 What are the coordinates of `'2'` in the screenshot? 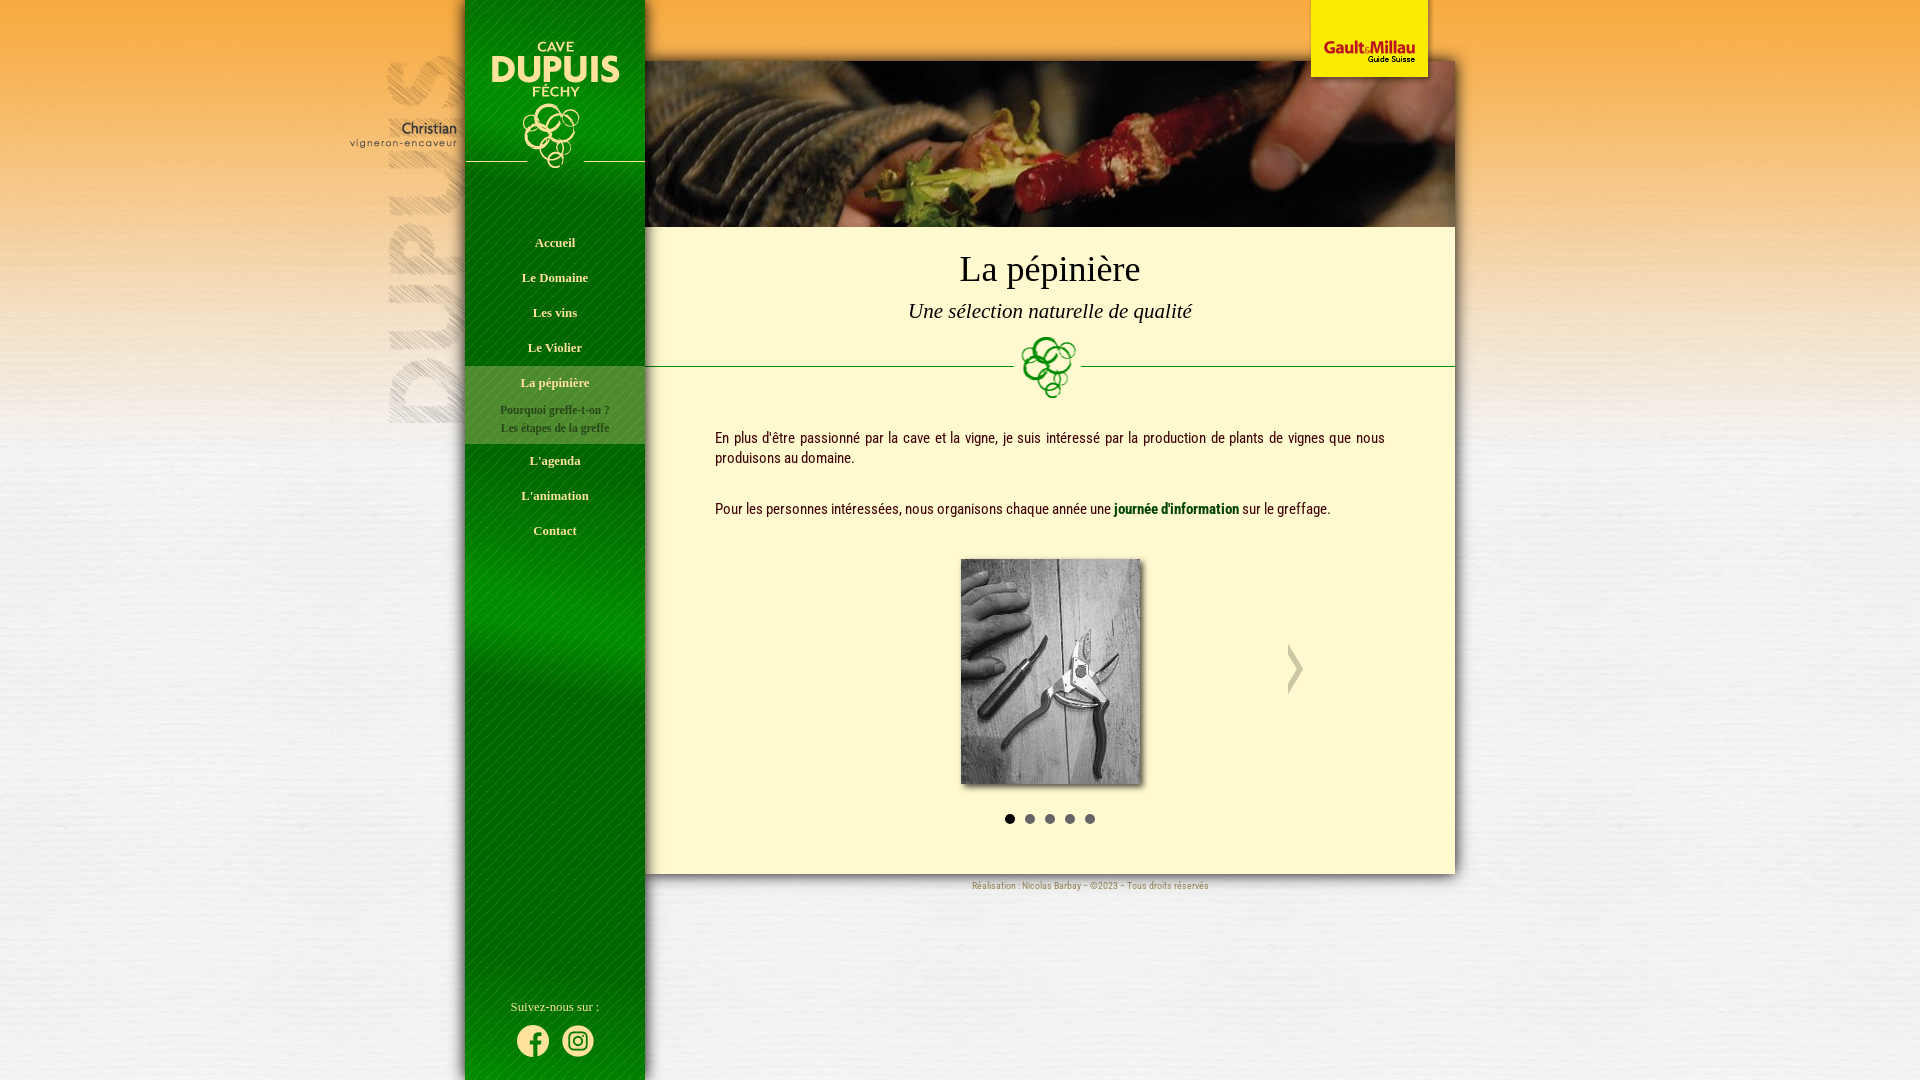 It's located at (1030, 818).